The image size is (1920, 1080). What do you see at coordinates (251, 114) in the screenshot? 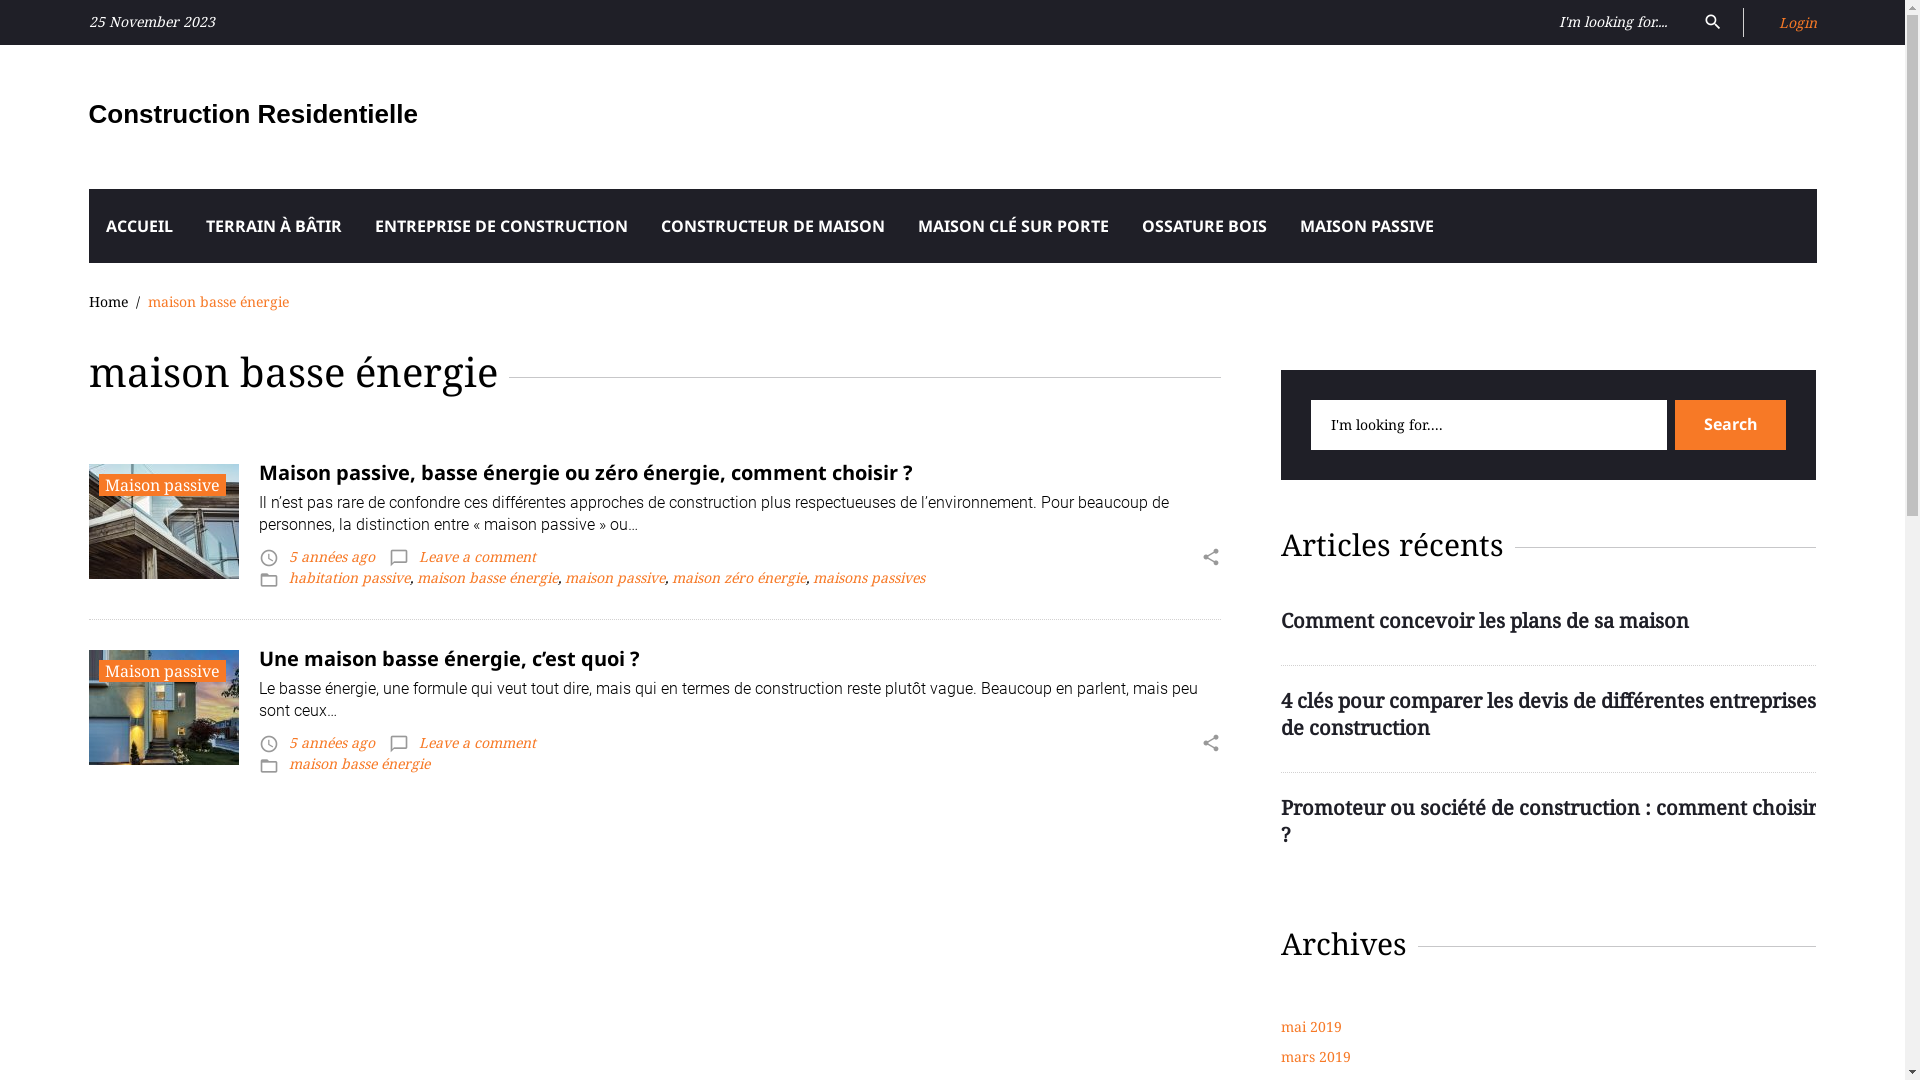
I see `'Construction Residentielle'` at bounding box center [251, 114].